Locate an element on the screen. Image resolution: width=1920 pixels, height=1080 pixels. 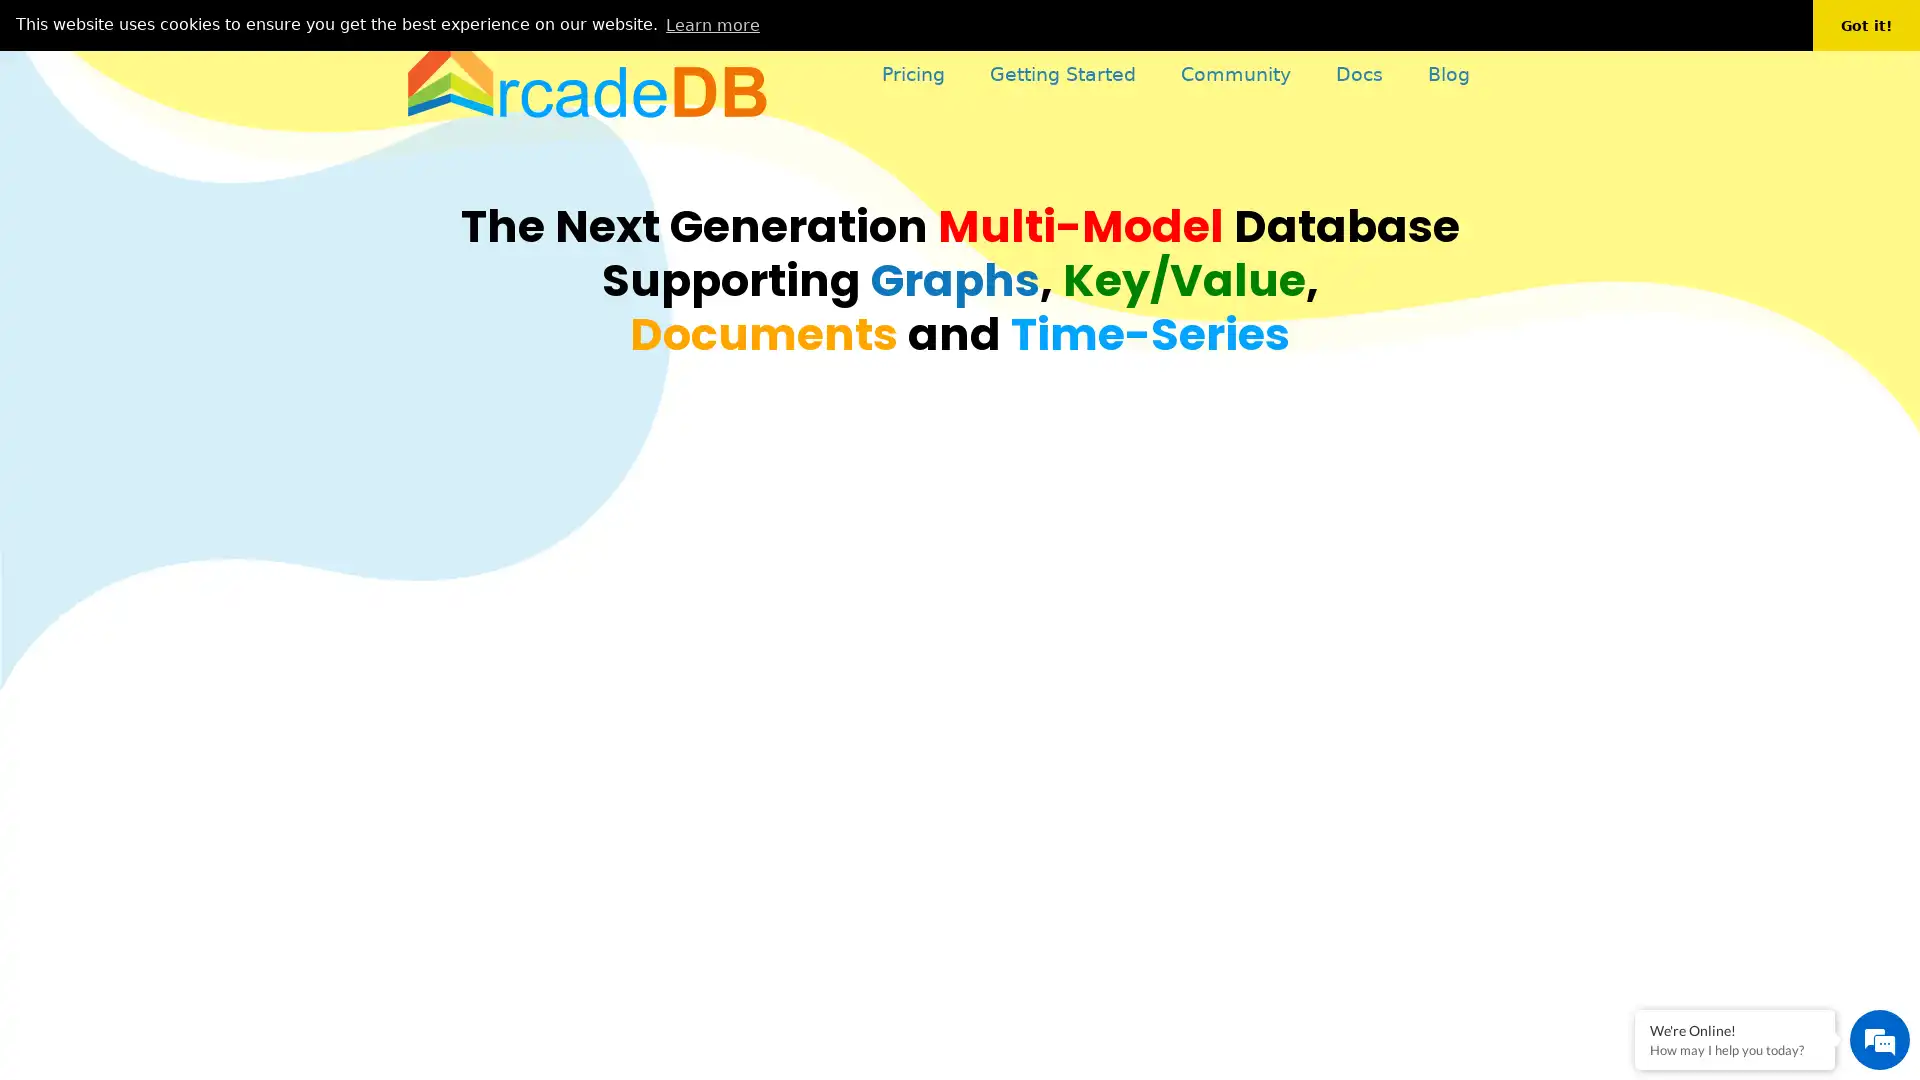
learn more about cookies is located at coordinates (713, 24).